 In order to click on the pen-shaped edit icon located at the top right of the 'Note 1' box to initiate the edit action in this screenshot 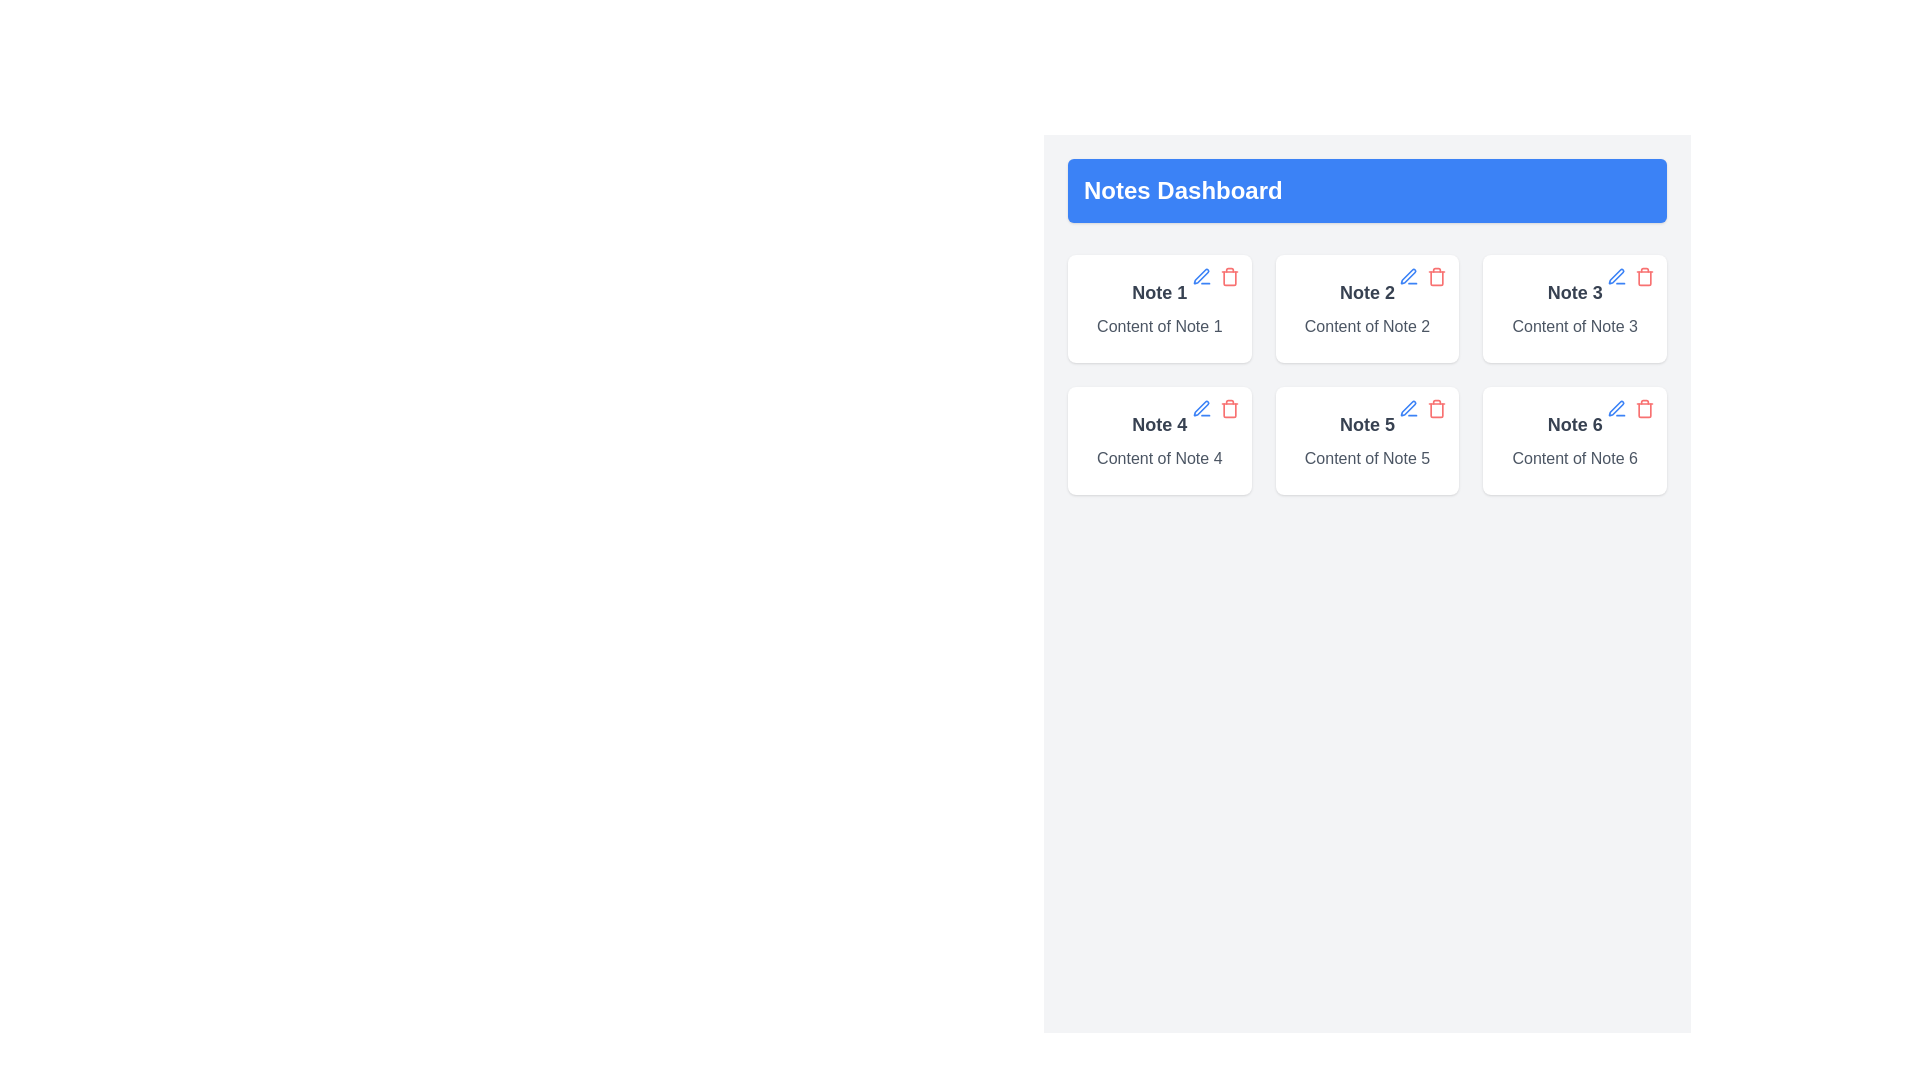, I will do `click(1200, 277)`.